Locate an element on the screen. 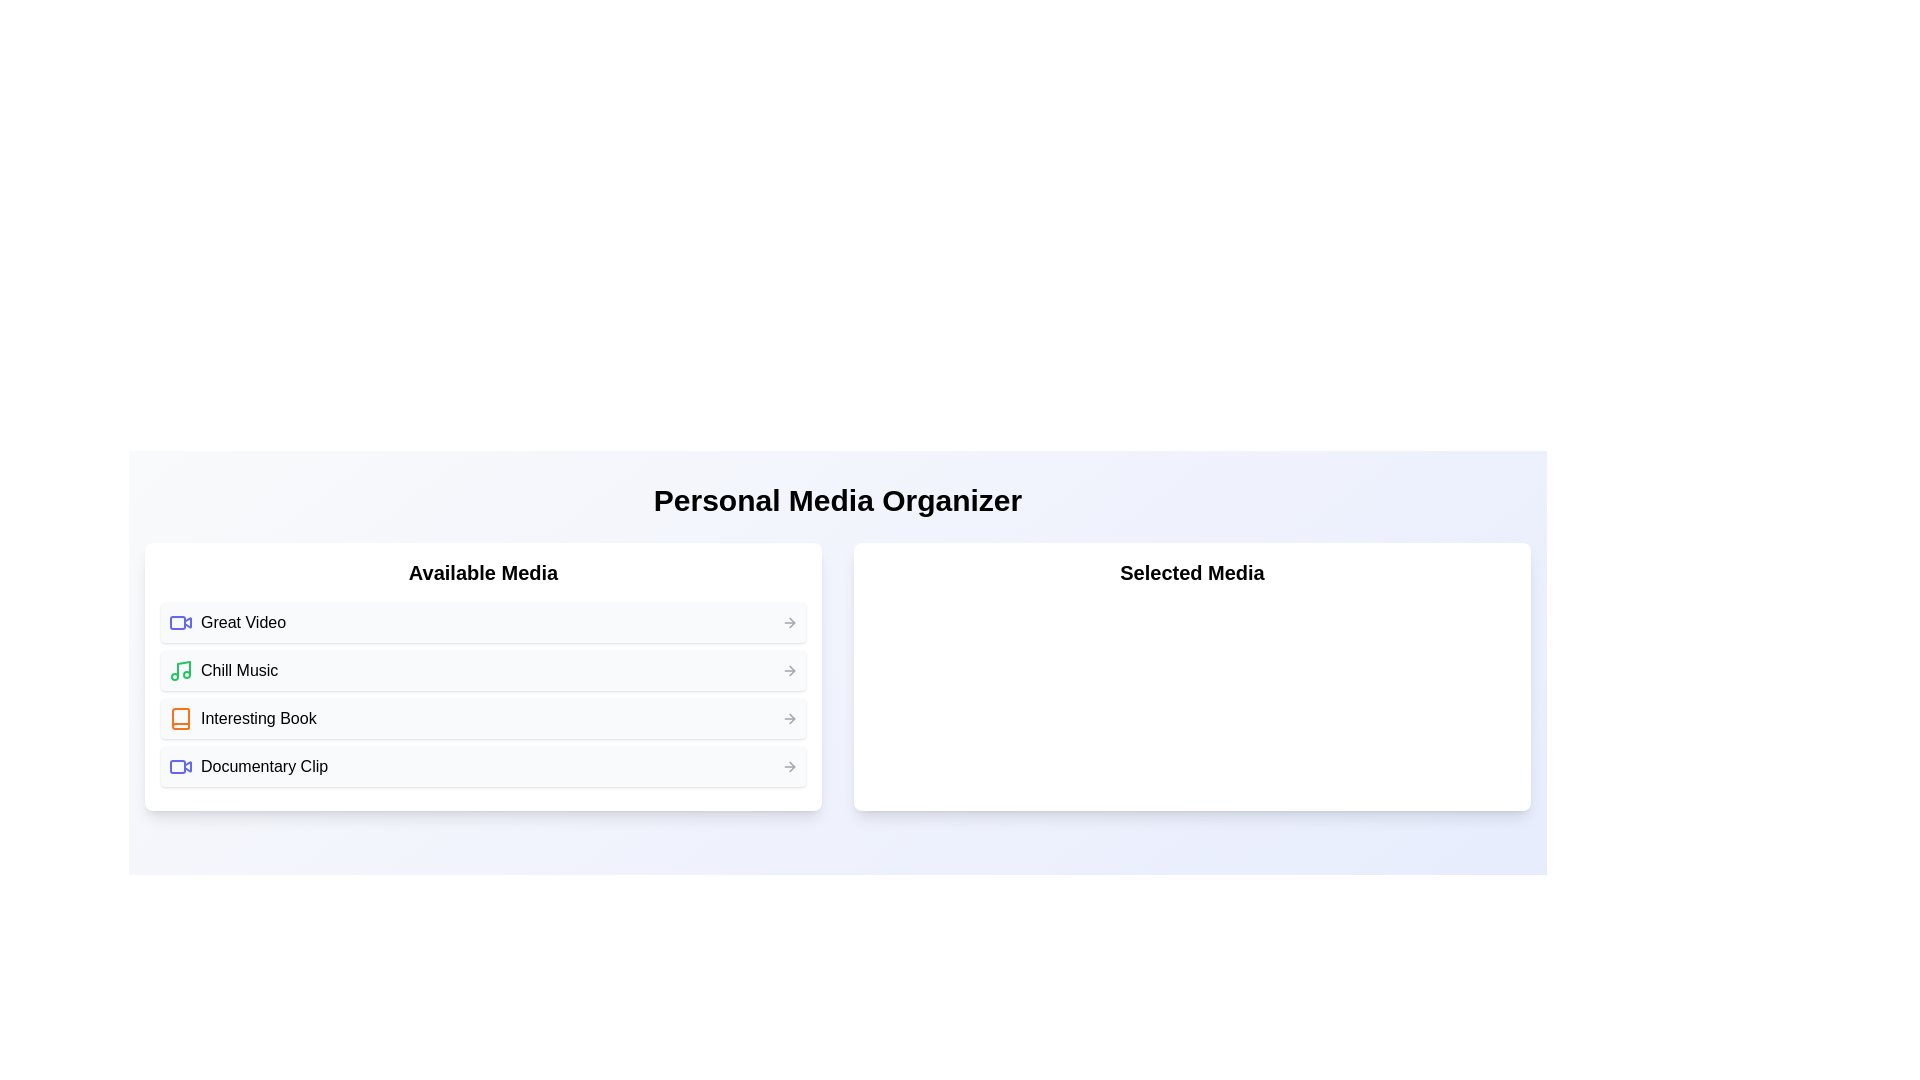  the list item titled 'Interesting Book' in the 'Available Media' list, which contains an icon and is the third entry in the list is located at coordinates (241, 717).